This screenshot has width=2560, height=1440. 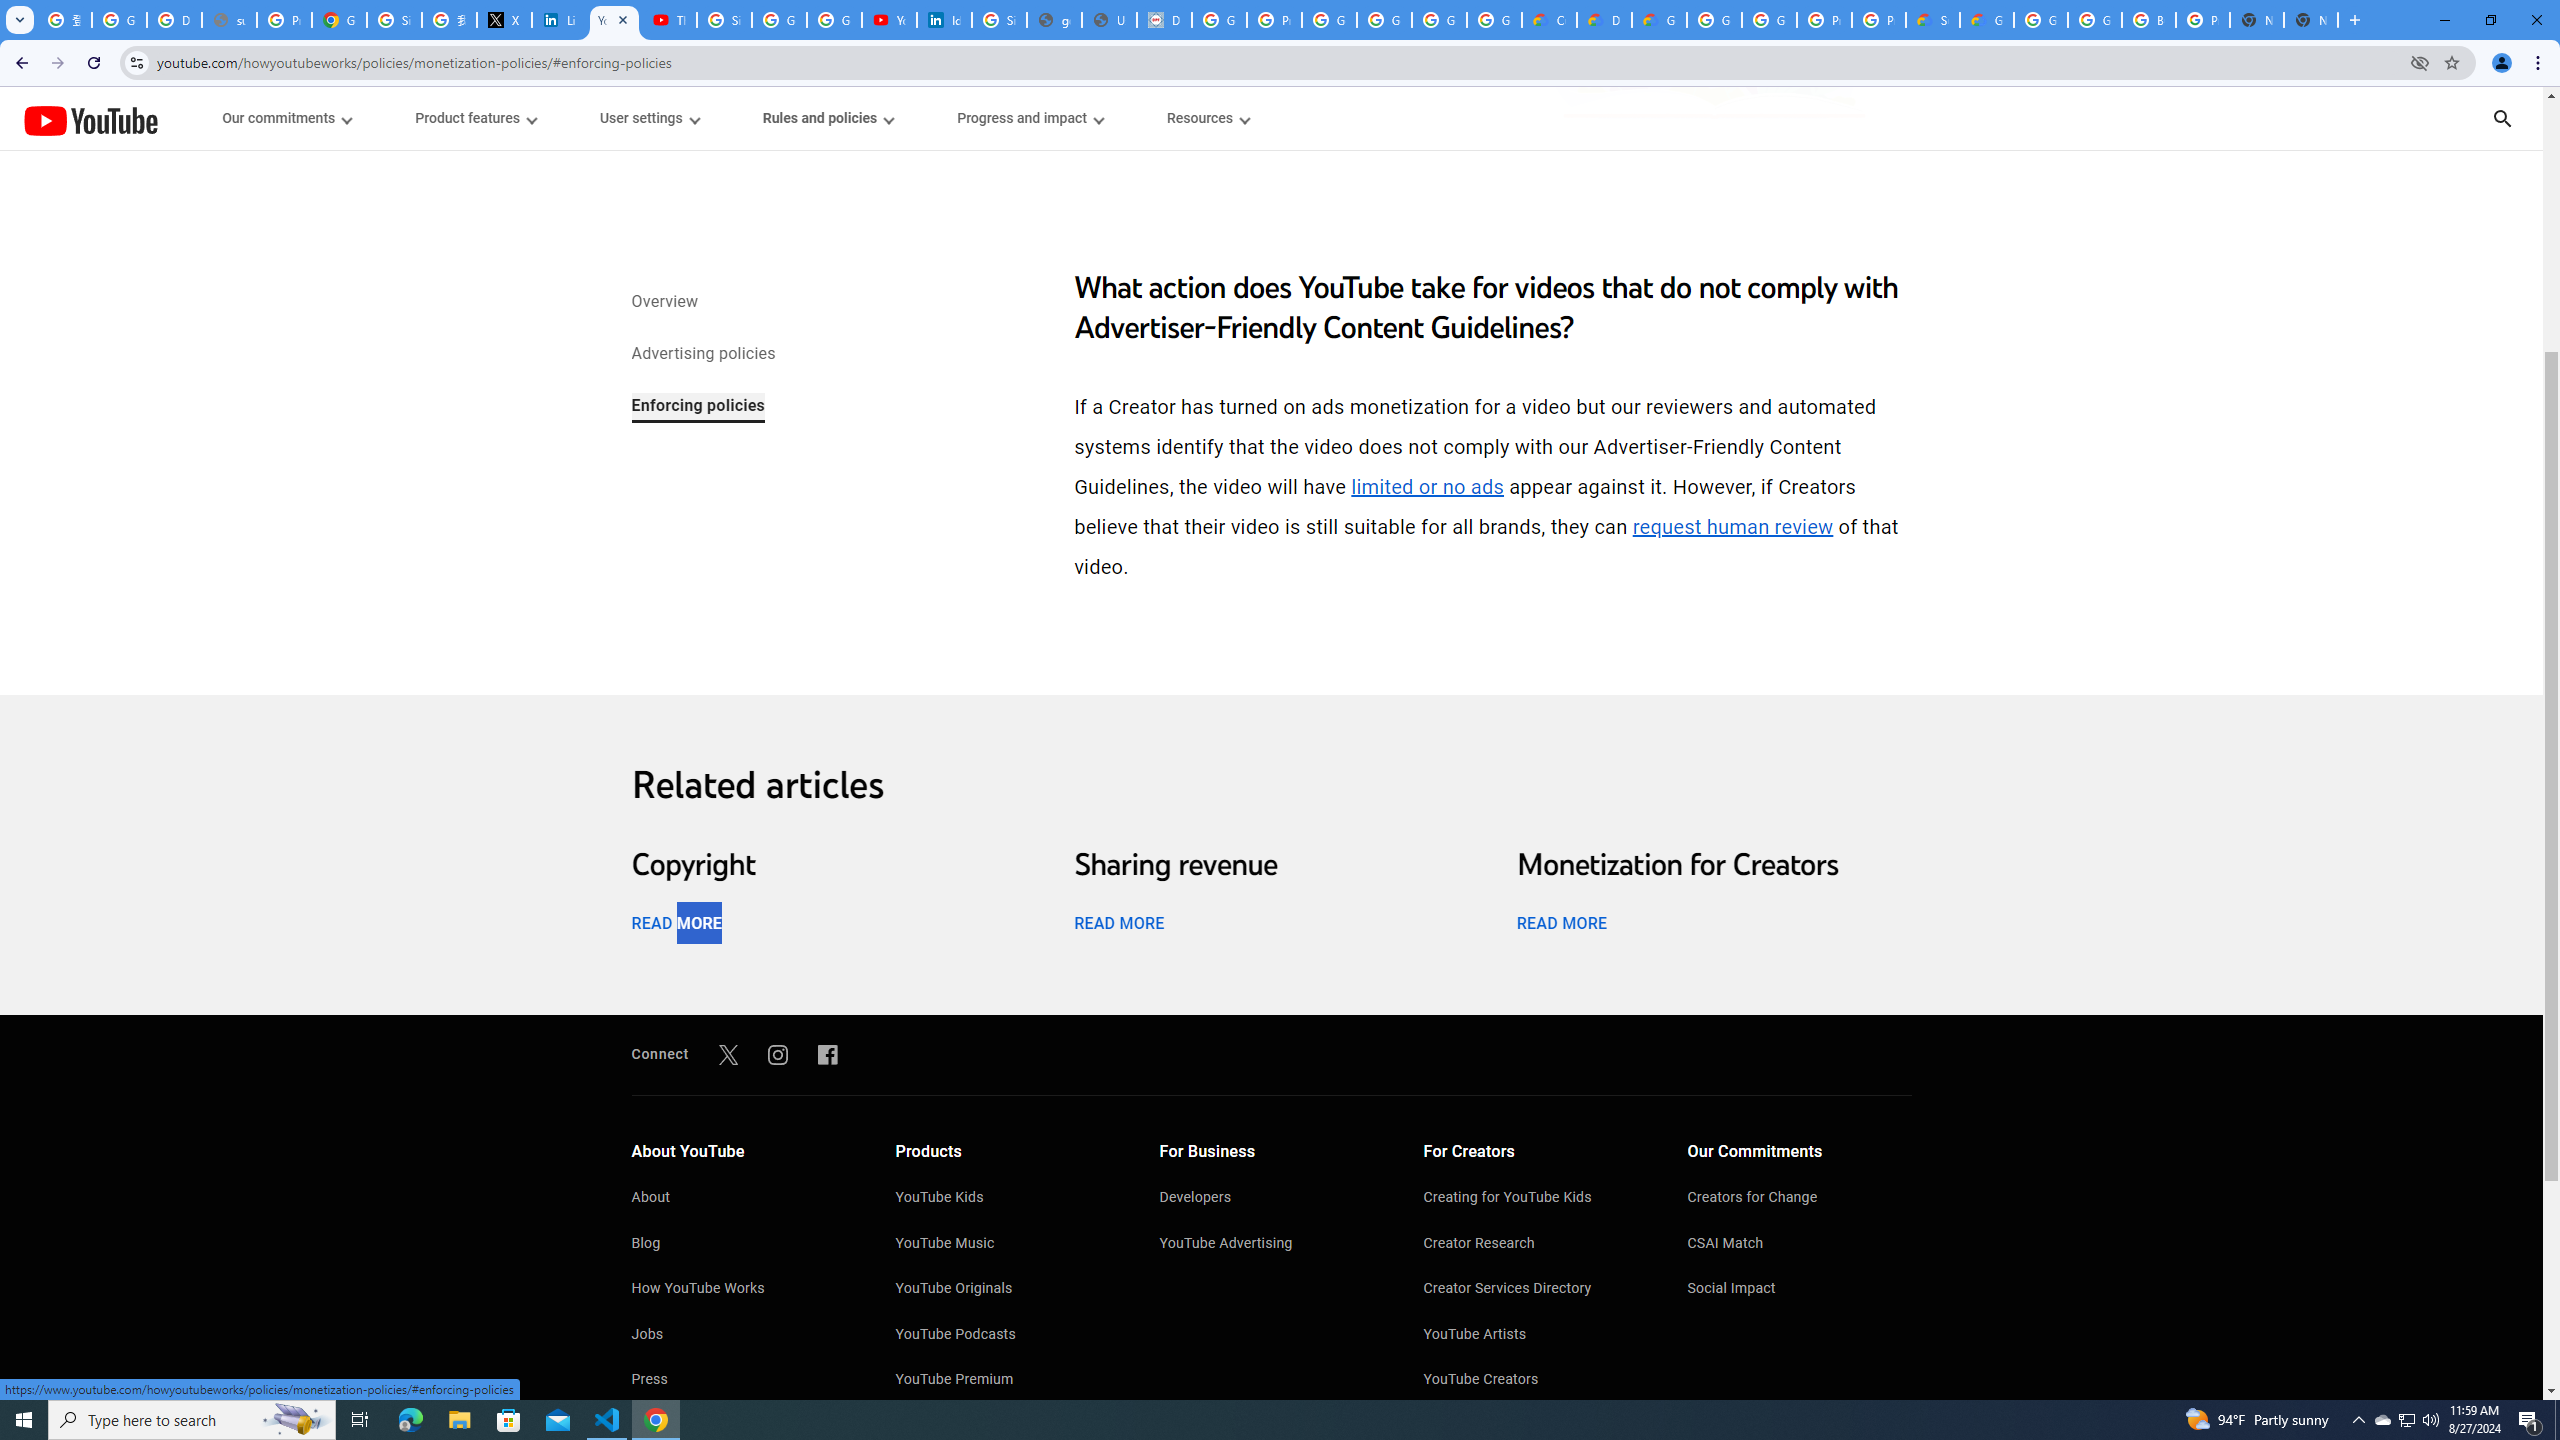 I want to click on 'JUMP TO CONTENT', so click(x=207, y=118).